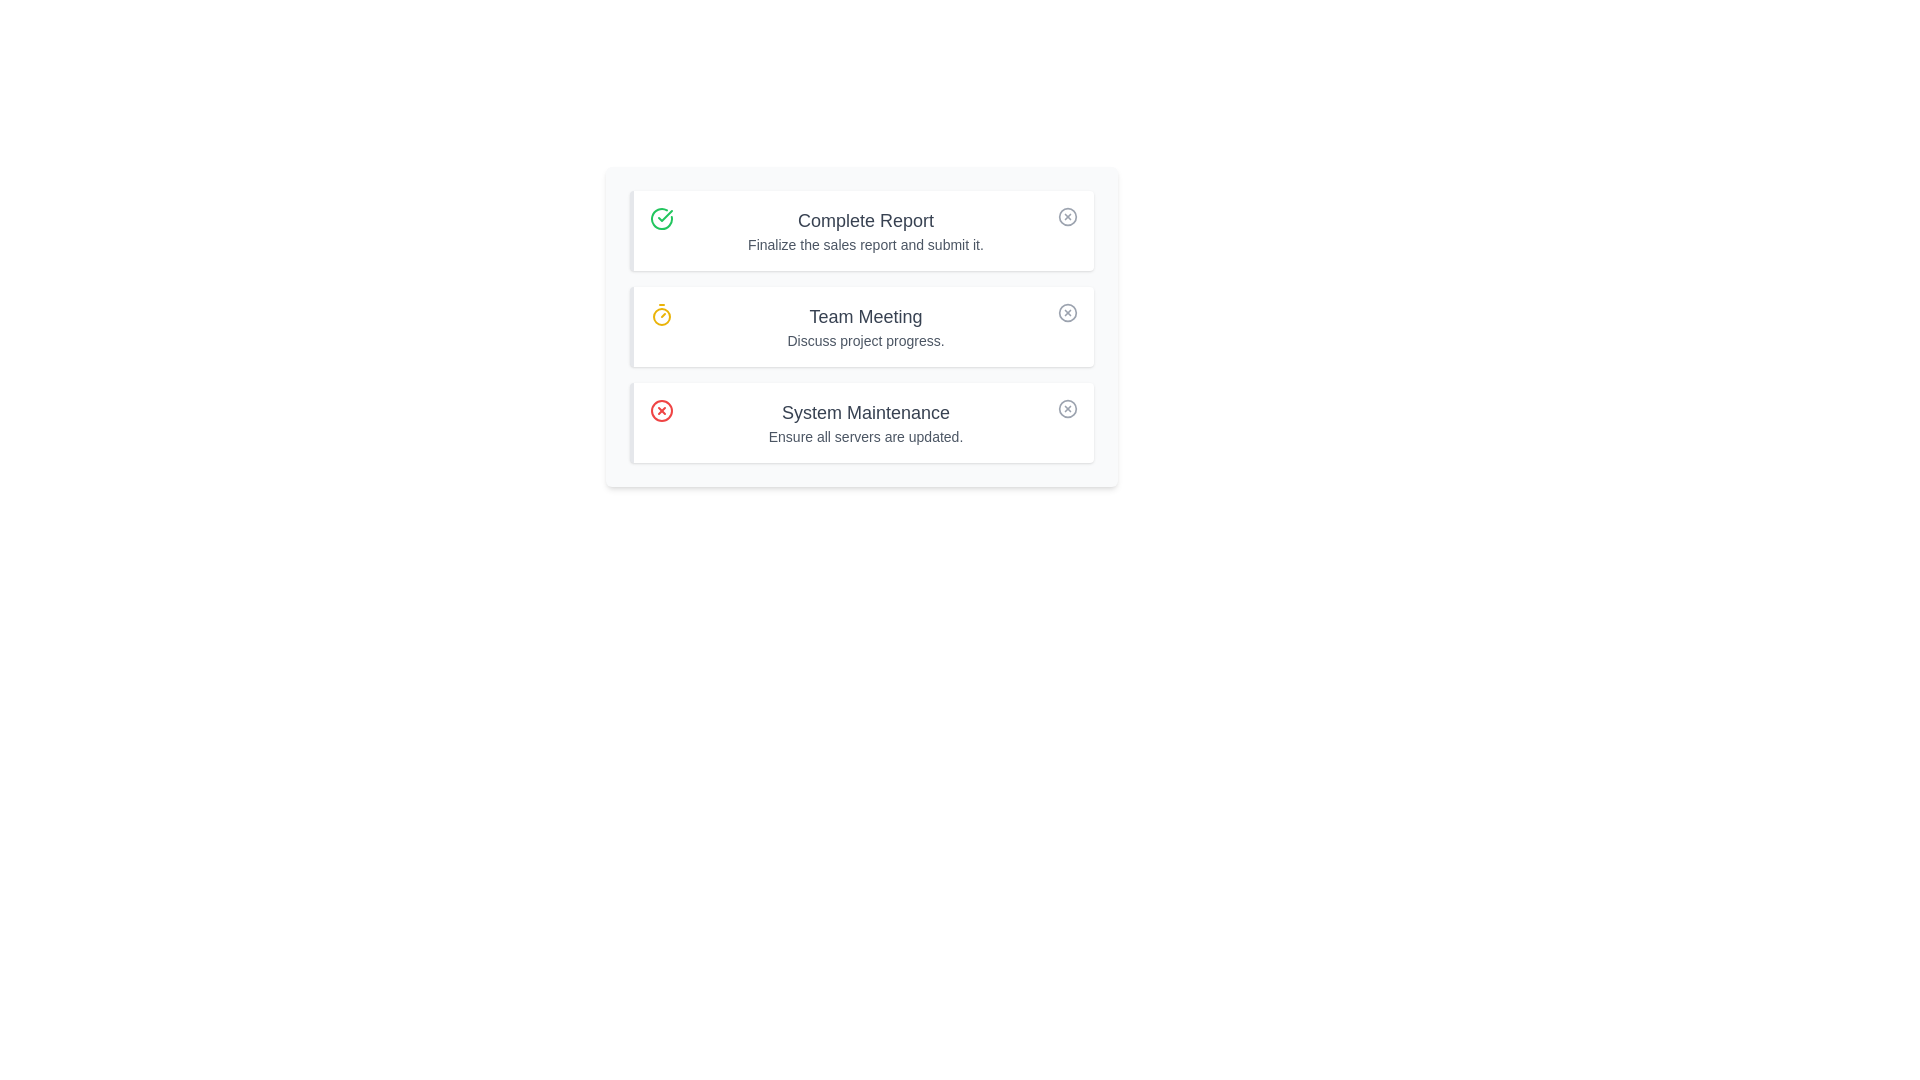 The height and width of the screenshot is (1080, 1920). I want to click on close button for the task with title Team Meeting, so click(1067, 312).